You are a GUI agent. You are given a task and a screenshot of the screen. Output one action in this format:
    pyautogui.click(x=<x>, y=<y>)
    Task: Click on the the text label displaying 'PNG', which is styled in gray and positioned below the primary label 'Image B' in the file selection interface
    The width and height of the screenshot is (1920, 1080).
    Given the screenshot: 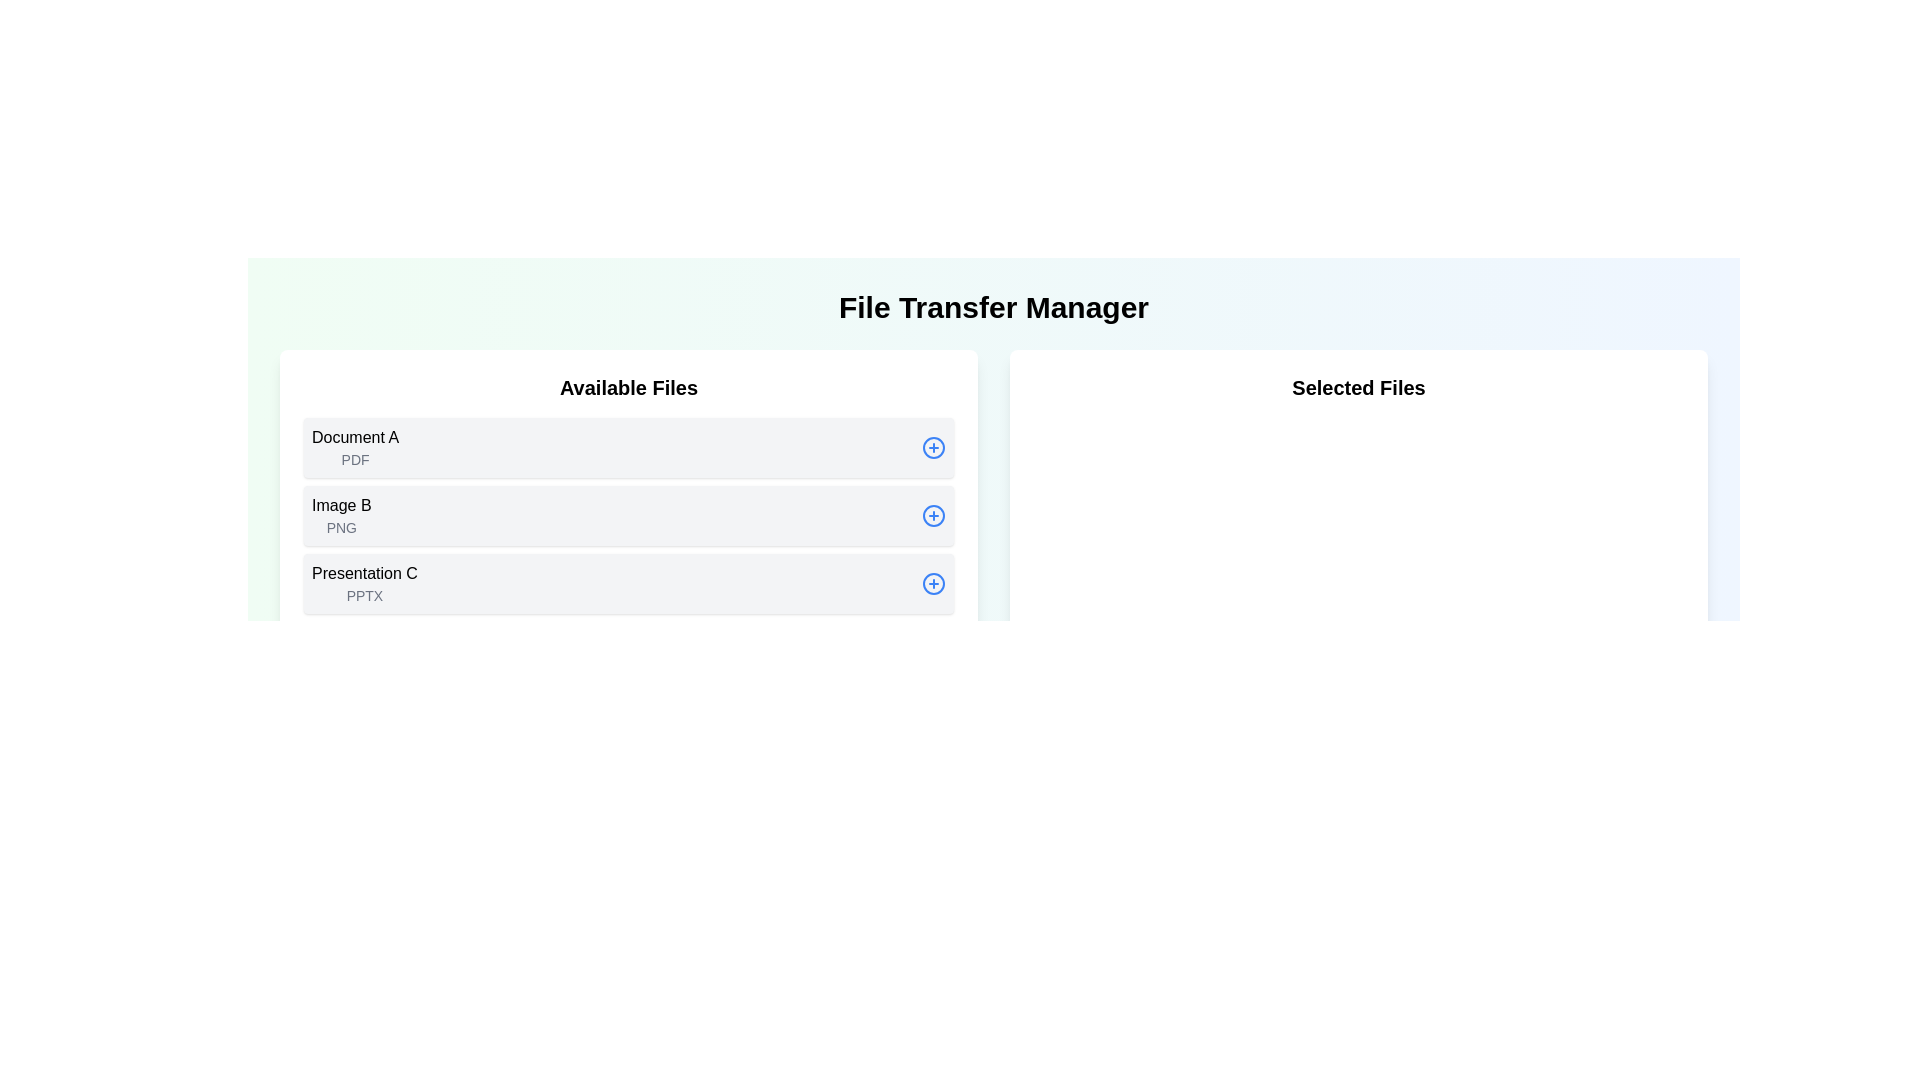 What is the action you would take?
    pyautogui.click(x=341, y=527)
    